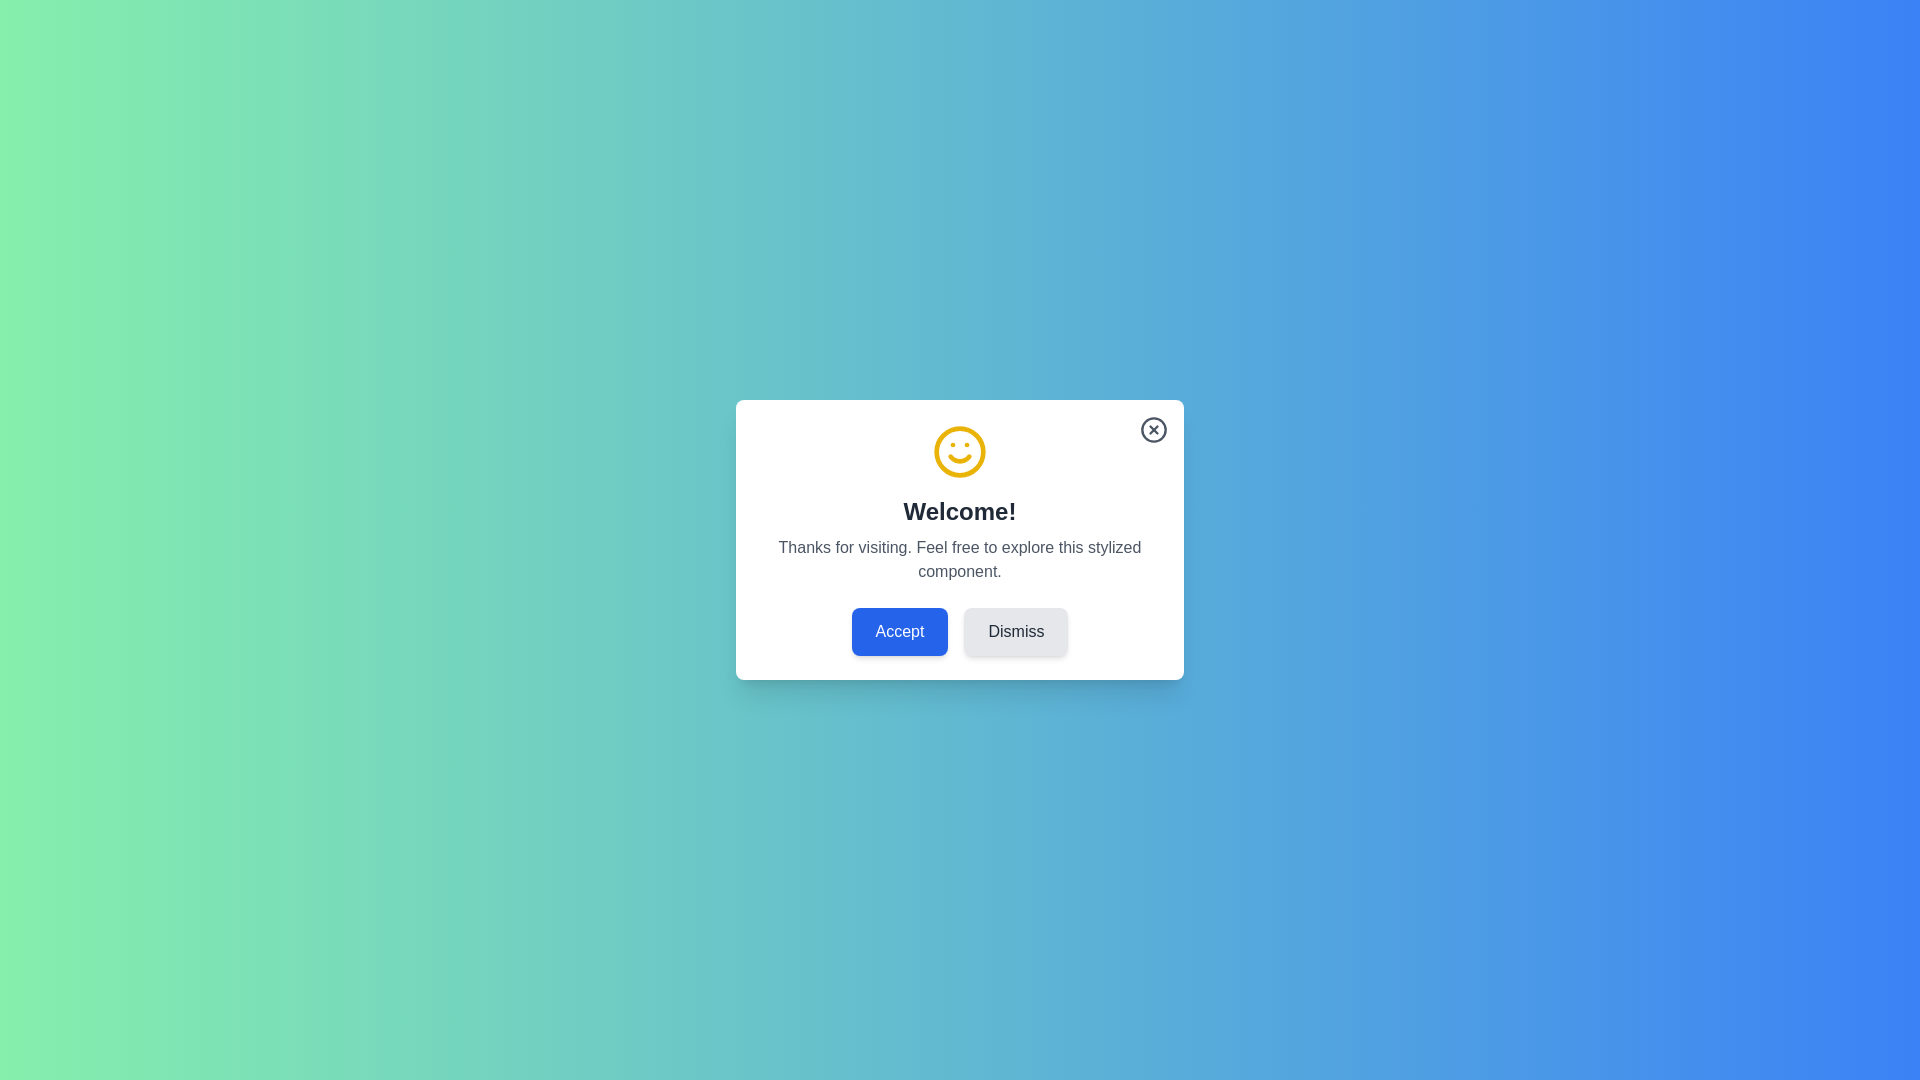 The image size is (1920, 1080). Describe the element at coordinates (1153, 428) in the screenshot. I see `close button in the top-right corner of the dialog to dismiss it` at that location.